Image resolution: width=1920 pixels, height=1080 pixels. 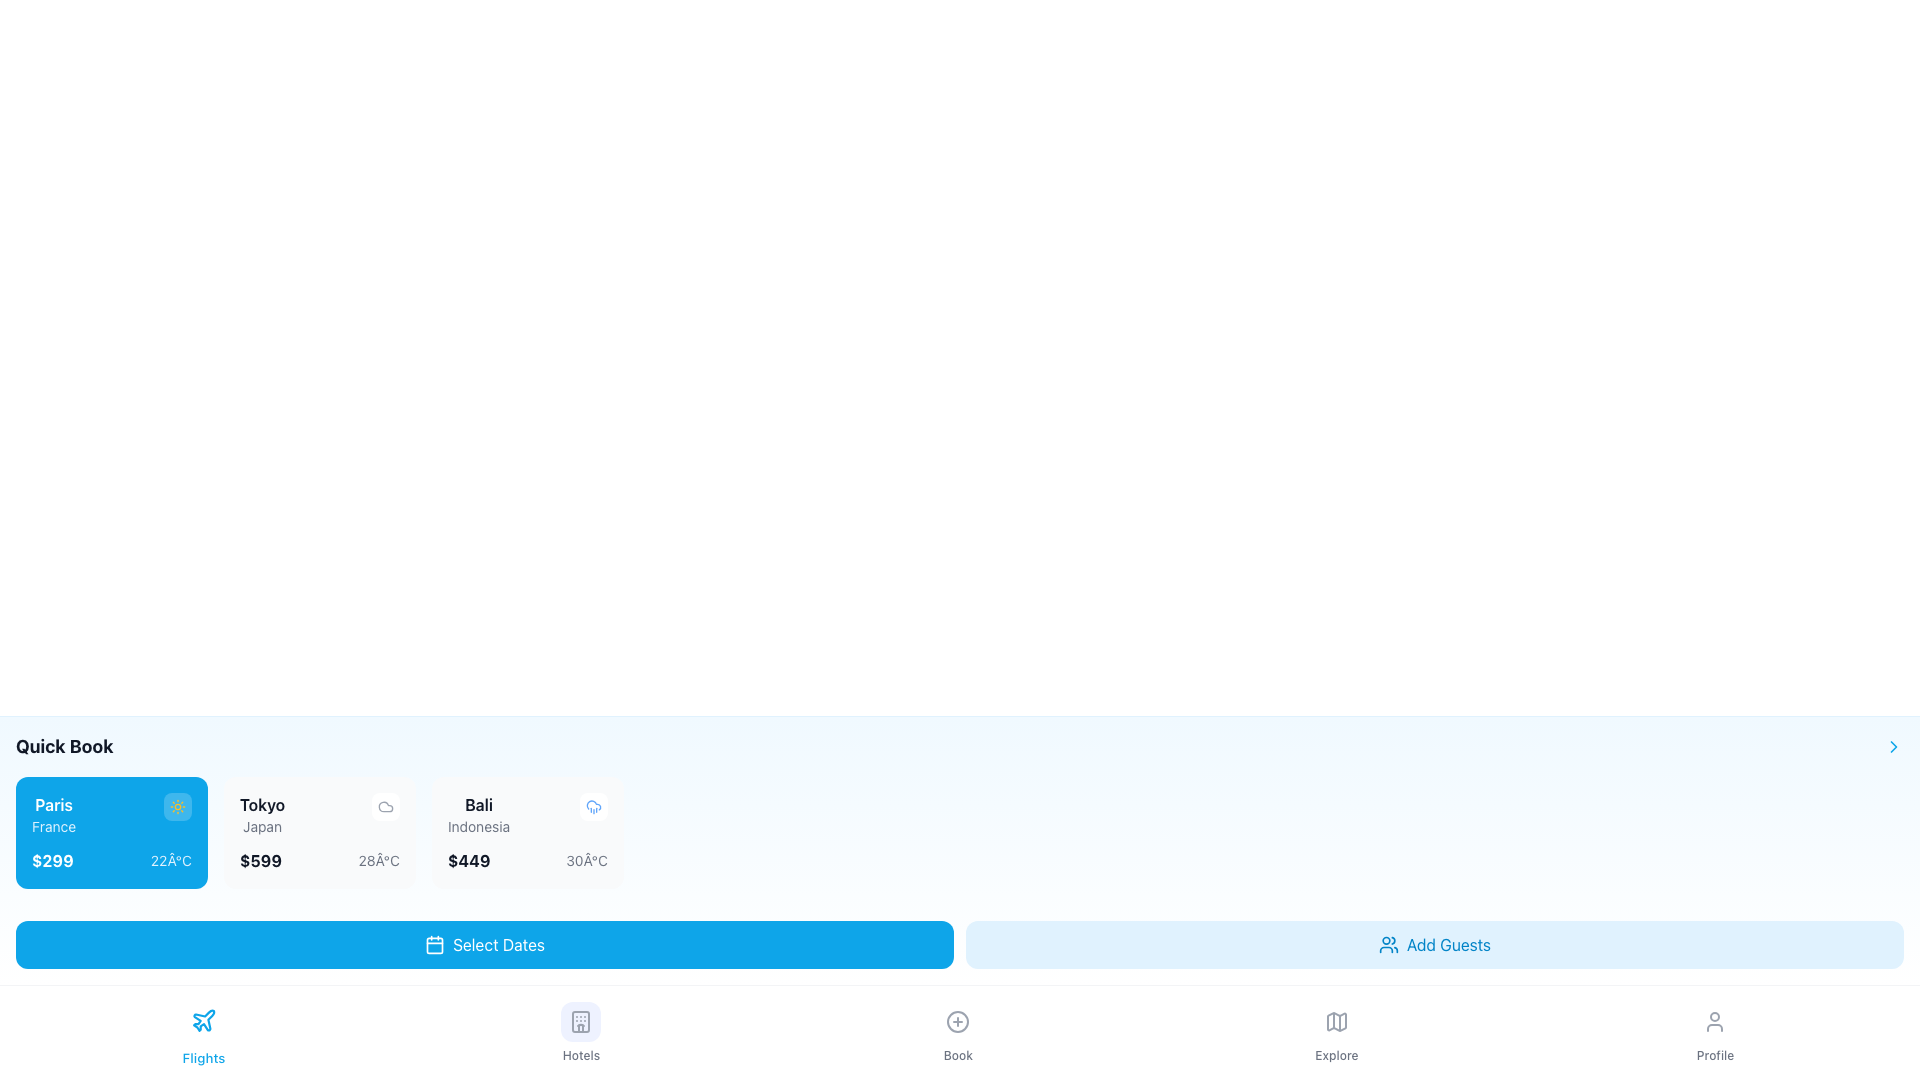 I want to click on the descriptive text label located below the circular icon with a plus sign, which is positioned in the bottom navigation area, closest to the 'Explore' button on the right and the 'Hotels' button on the left, so click(x=957, y=1055).